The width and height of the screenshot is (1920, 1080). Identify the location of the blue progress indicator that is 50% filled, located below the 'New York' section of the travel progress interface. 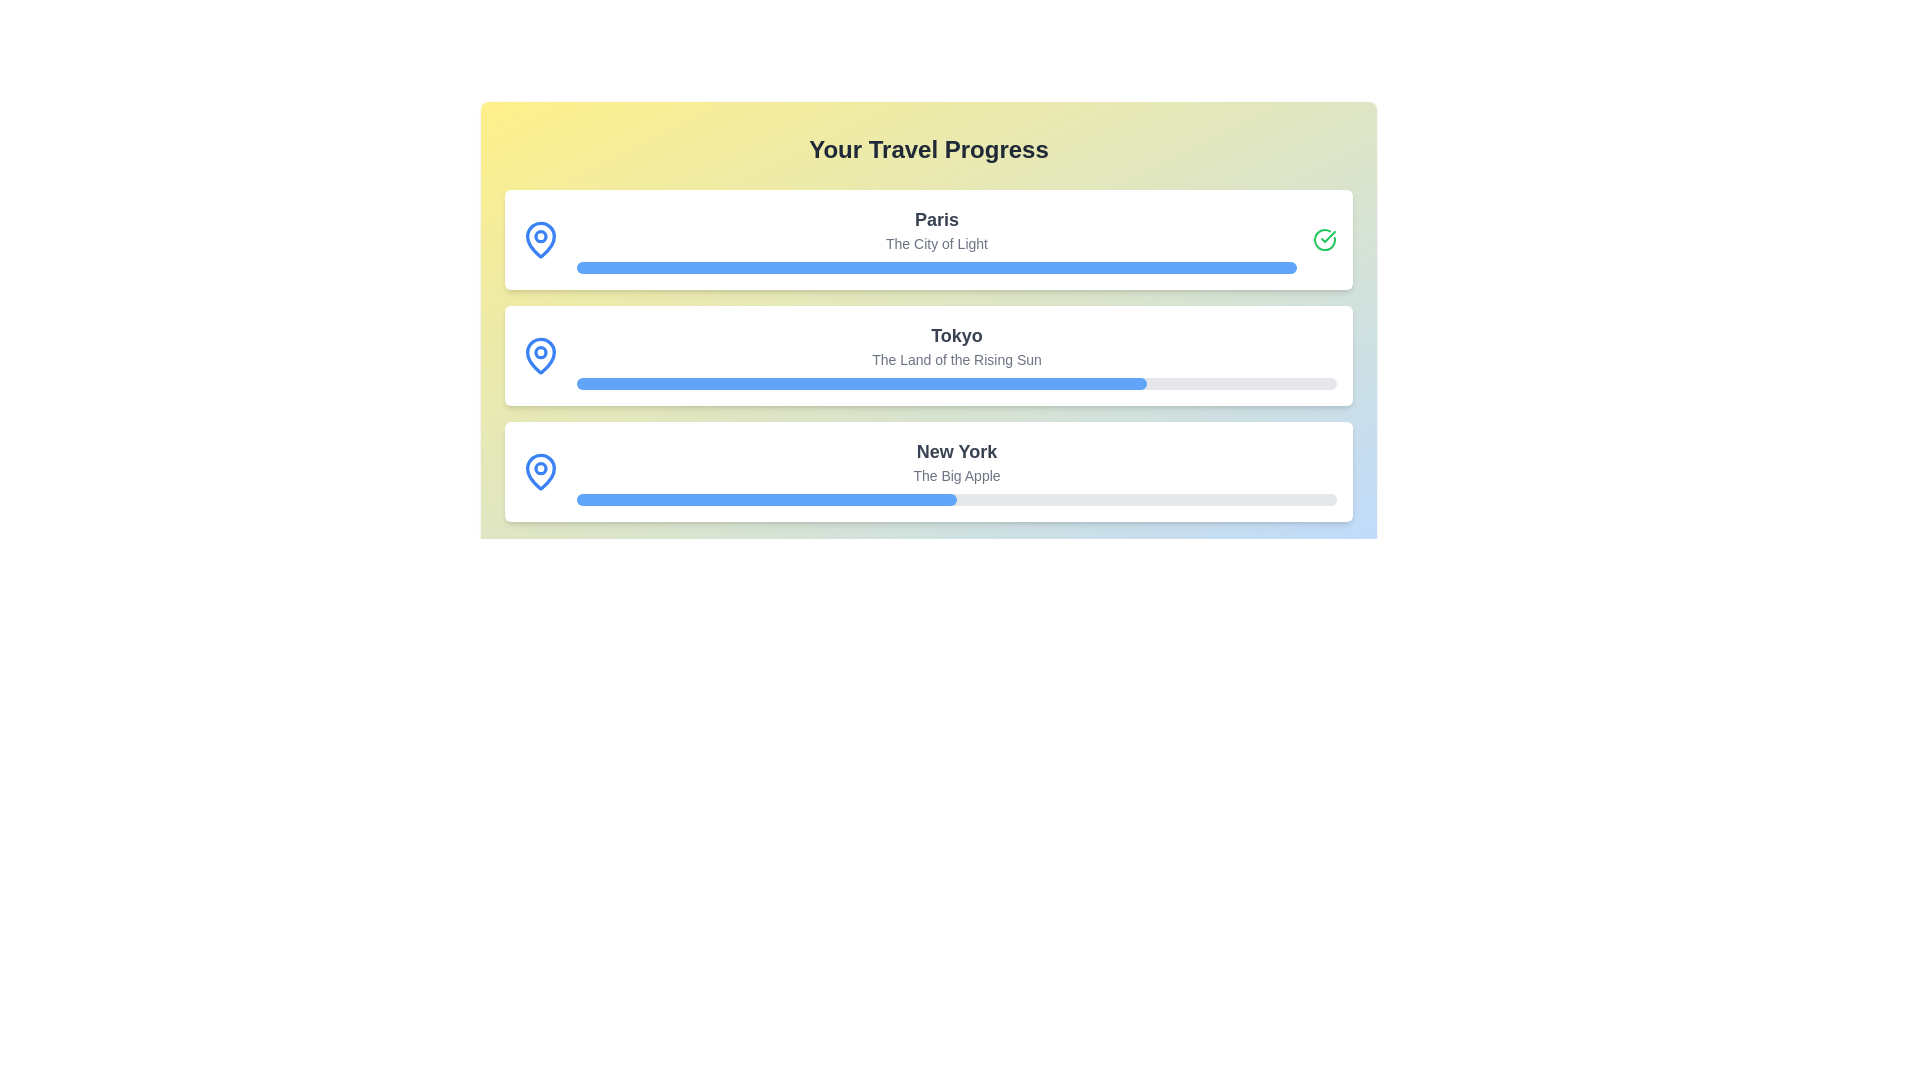
(766, 499).